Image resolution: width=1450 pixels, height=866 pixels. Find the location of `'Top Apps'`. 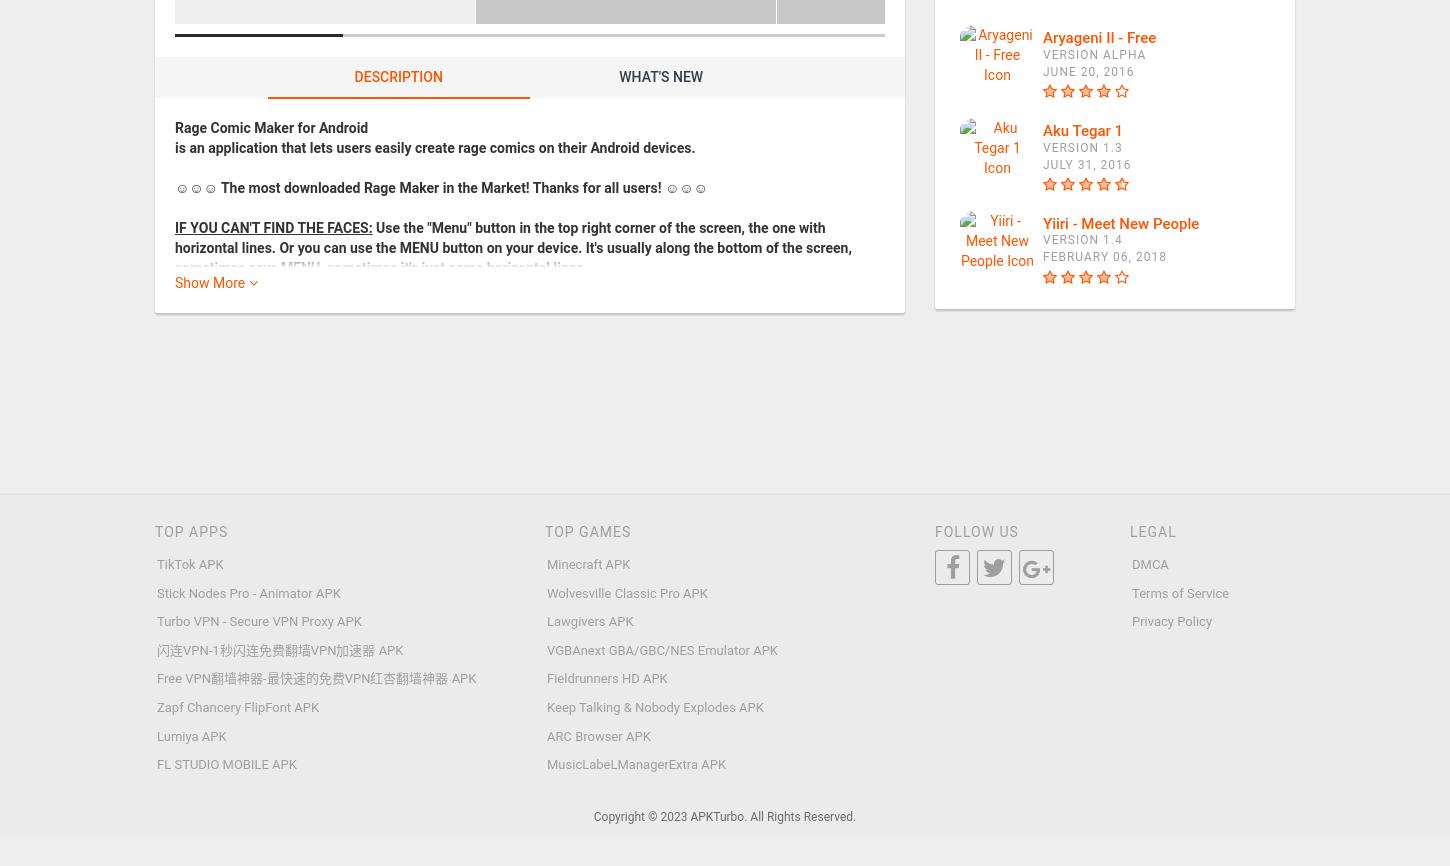

'Top Apps' is located at coordinates (190, 531).